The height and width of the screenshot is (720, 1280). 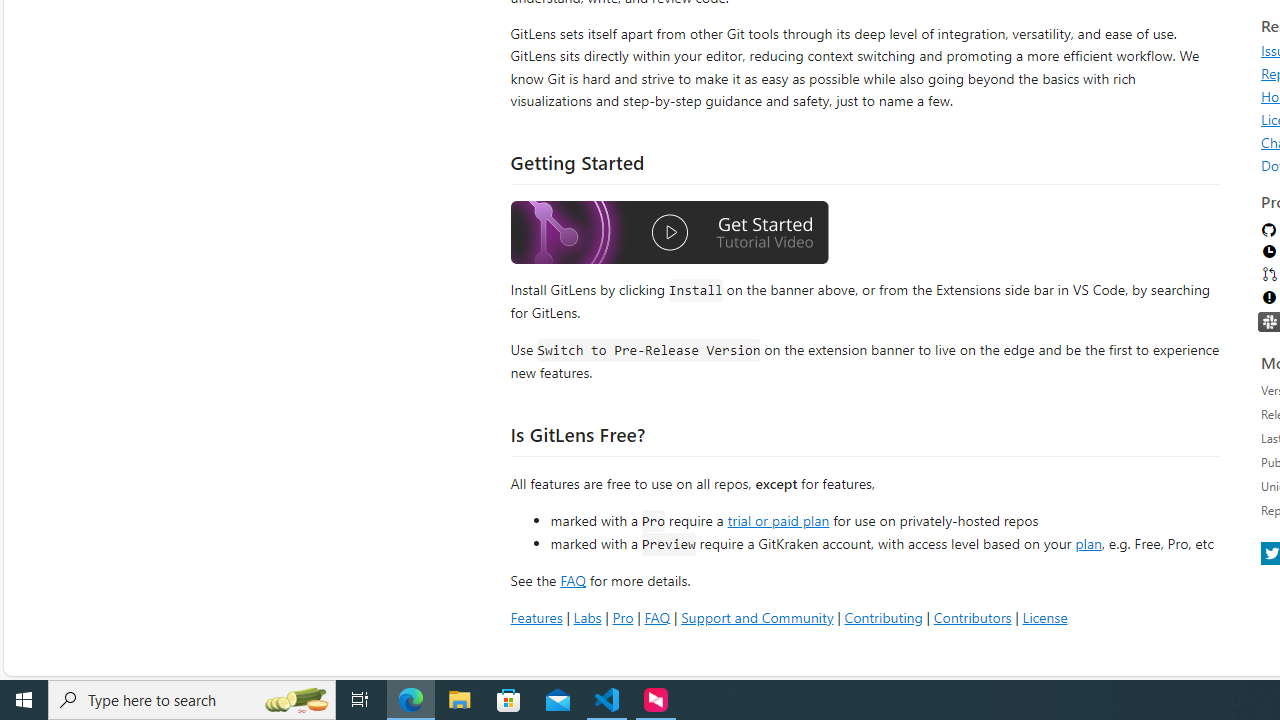 I want to click on 'Watch the GitLens Getting Started video', so click(x=669, y=232).